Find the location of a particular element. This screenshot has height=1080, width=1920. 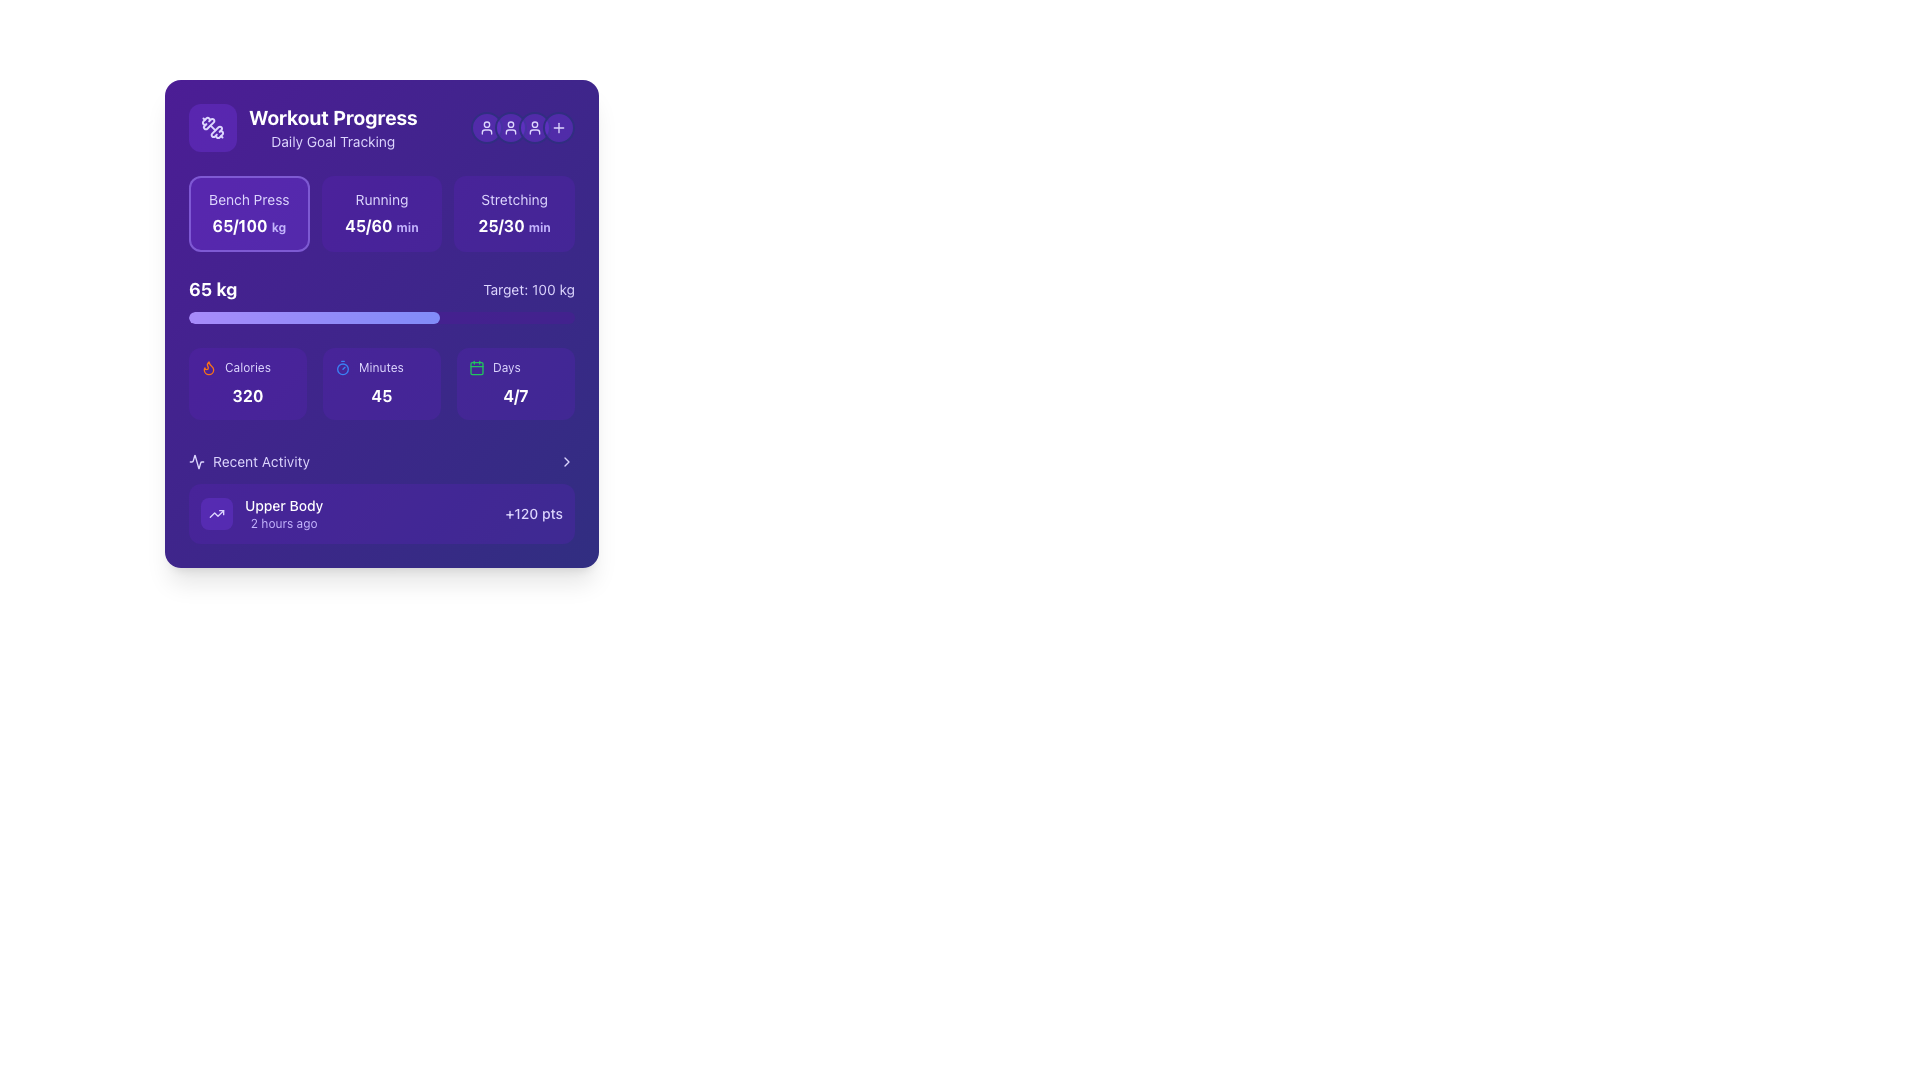

weight value displayed in the text label that shows '65 kg', which is styled in a large, bold white font against a purple background is located at coordinates (213, 289).